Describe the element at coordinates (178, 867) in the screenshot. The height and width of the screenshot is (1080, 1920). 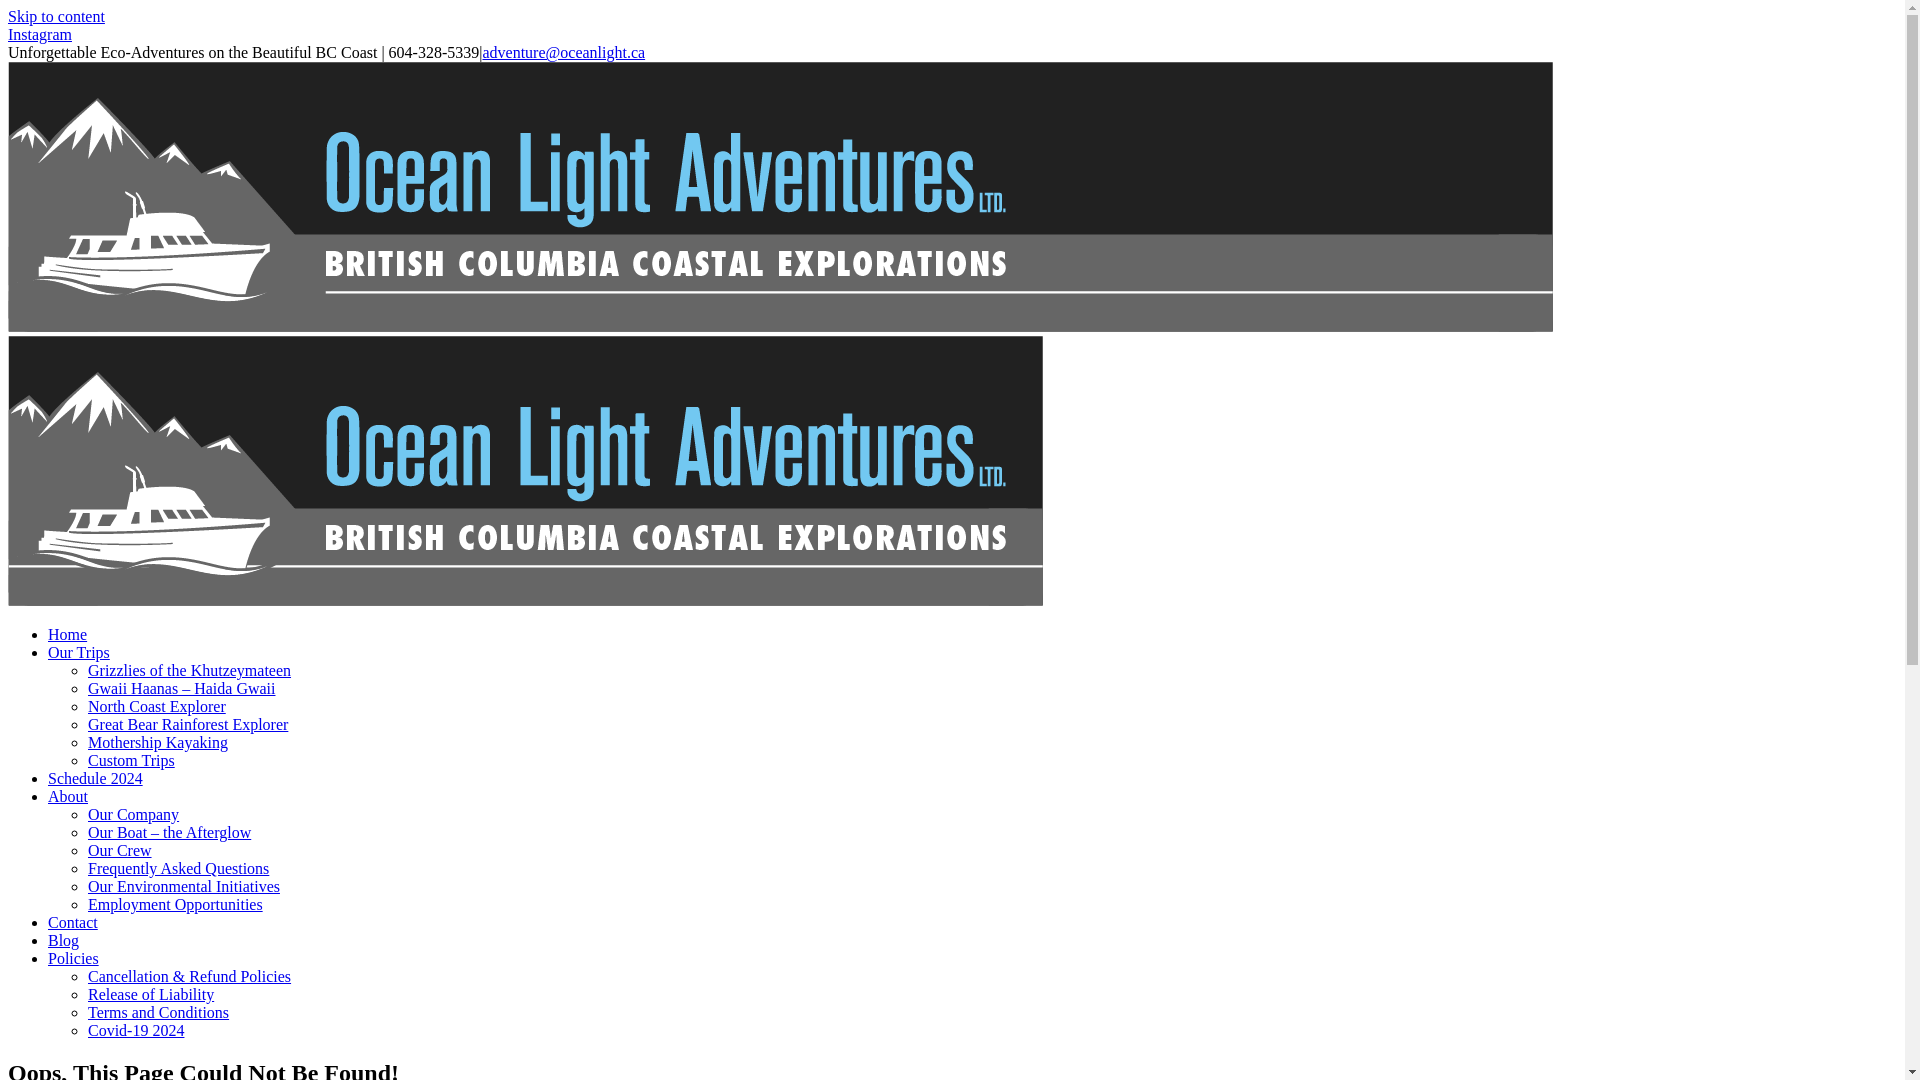
I see `'Frequently Asked Questions'` at that location.